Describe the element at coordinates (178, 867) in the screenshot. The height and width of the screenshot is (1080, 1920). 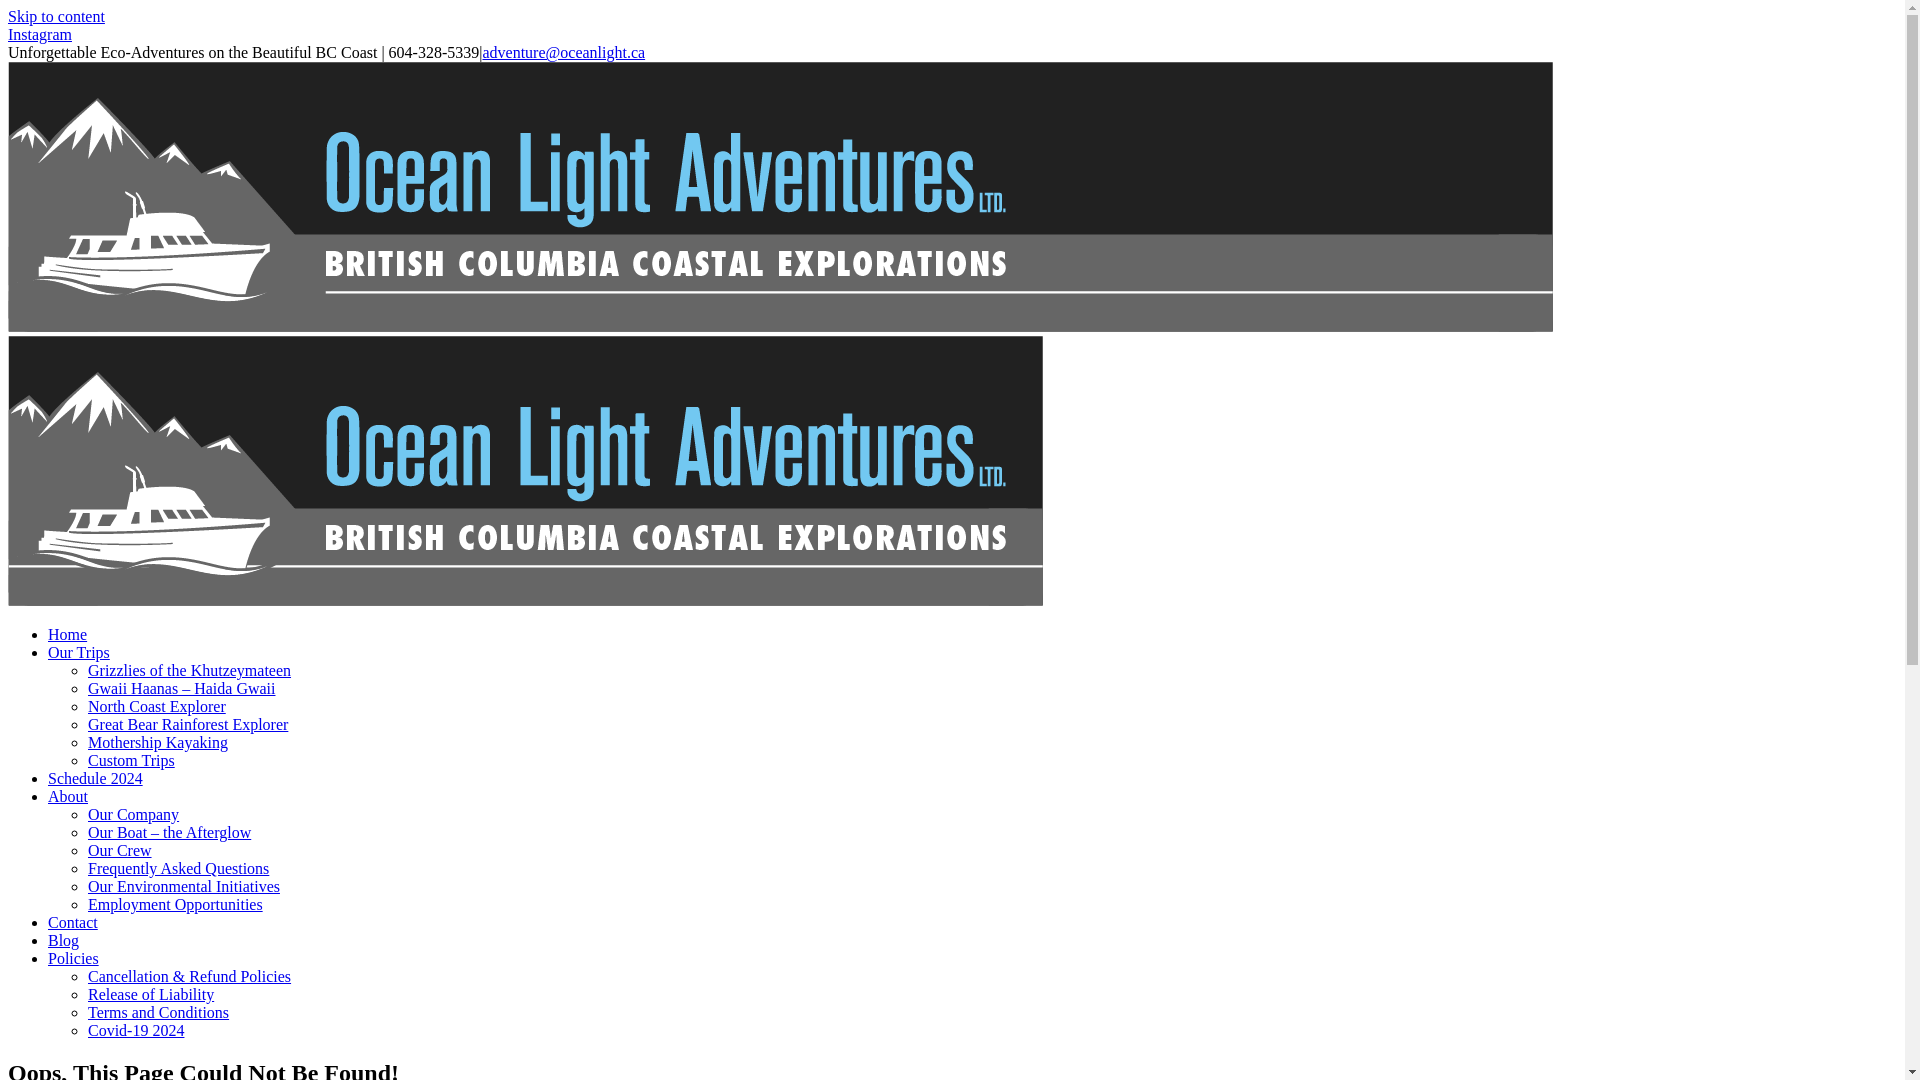
I see `'Frequently Asked Questions'` at that location.